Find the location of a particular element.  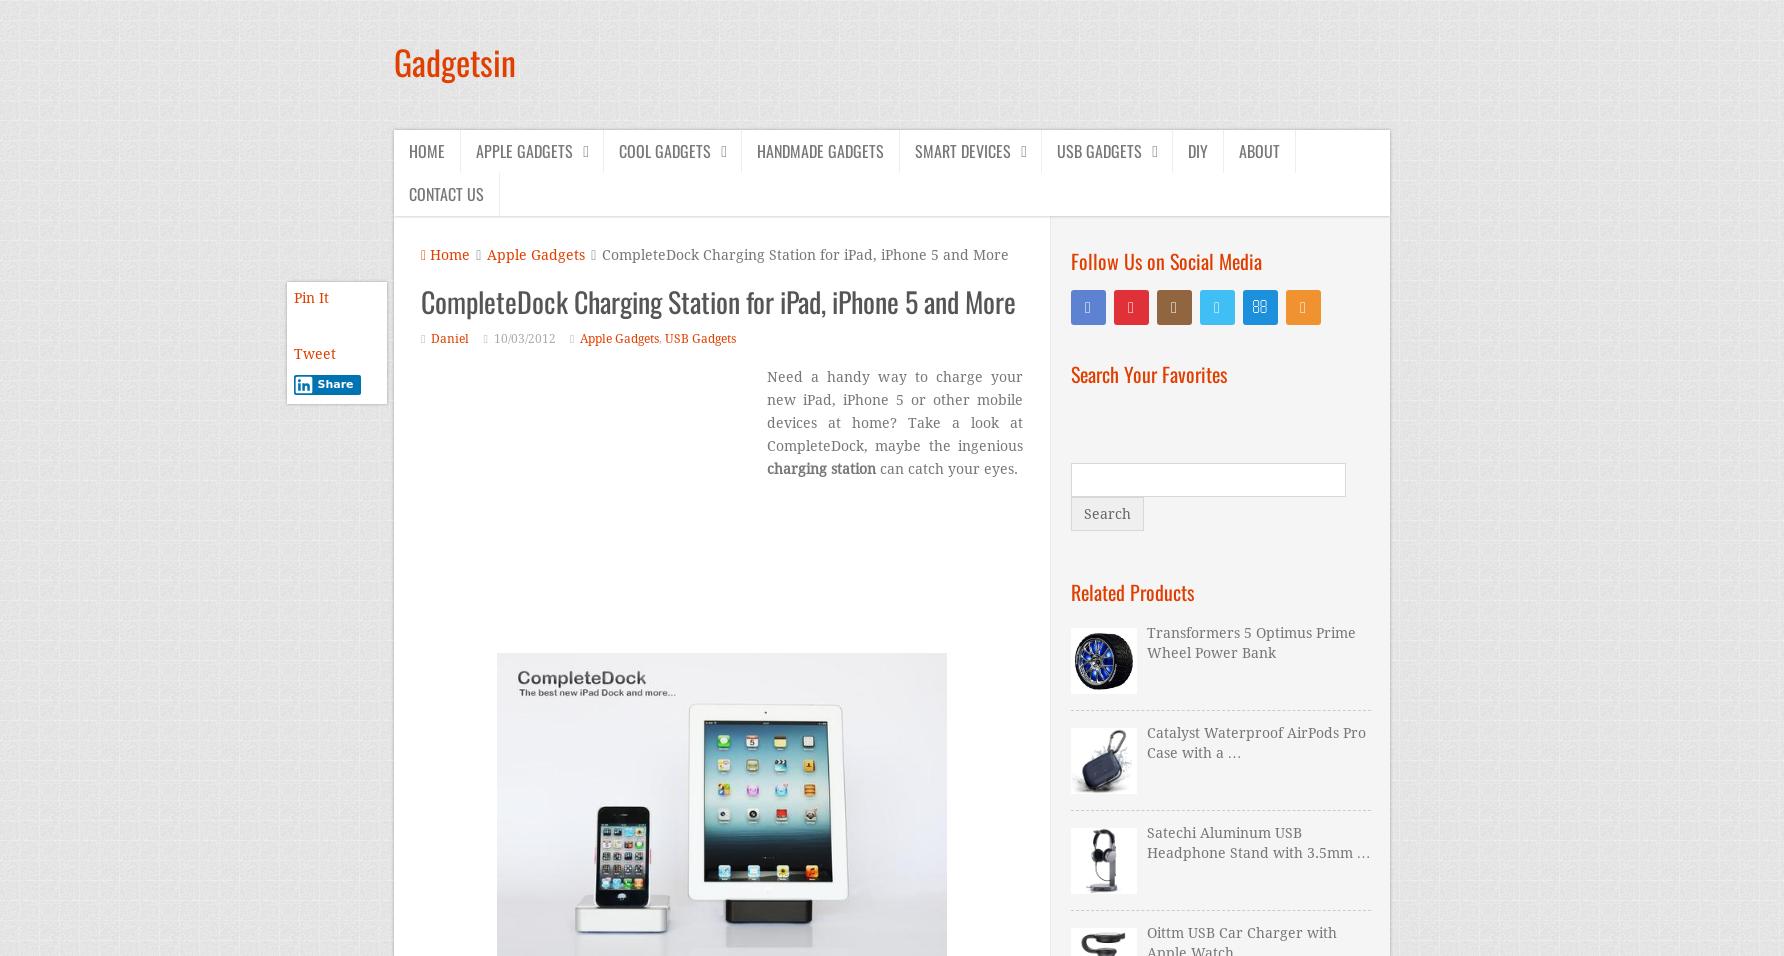

'Catalyst Waterproof AirPods Pro Case with a …' is located at coordinates (1254, 742).